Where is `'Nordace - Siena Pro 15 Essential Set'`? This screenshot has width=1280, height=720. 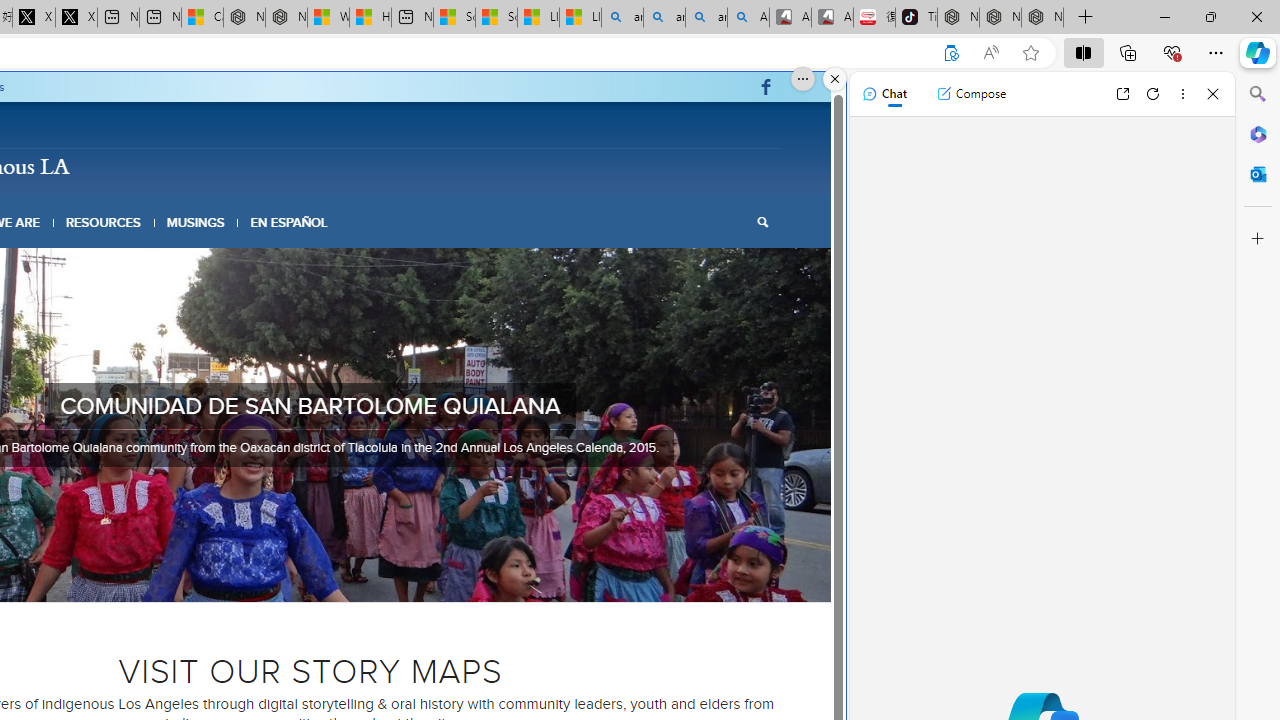 'Nordace - Siena Pro 15 Essential Set' is located at coordinates (1041, 17).